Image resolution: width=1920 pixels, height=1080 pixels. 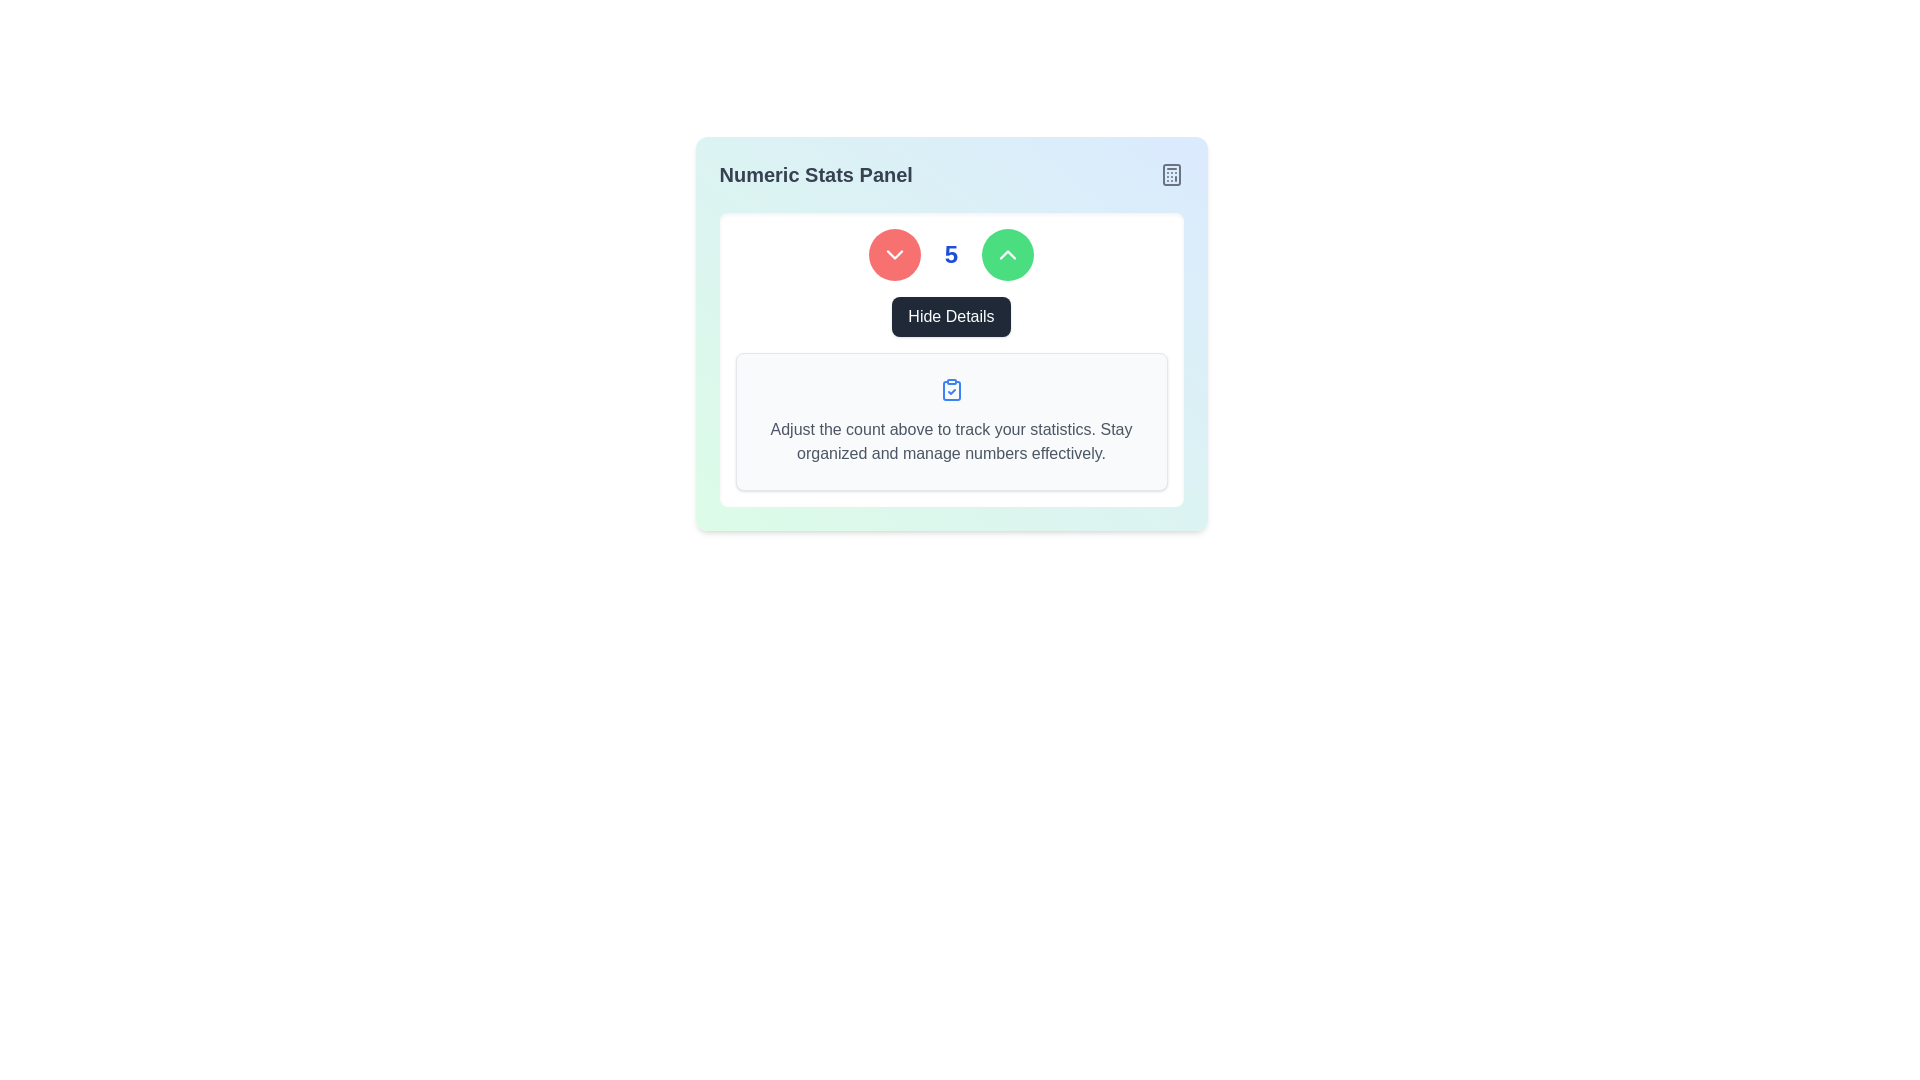 What do you see at coordinates (950, 315) in the screenshot?
I see `the 'Hide Details' button, which is a rectangular button with rounded edges, dark background, and white text, located below a numeric display and above a descriptive text block` at bounding box center [950, 315].